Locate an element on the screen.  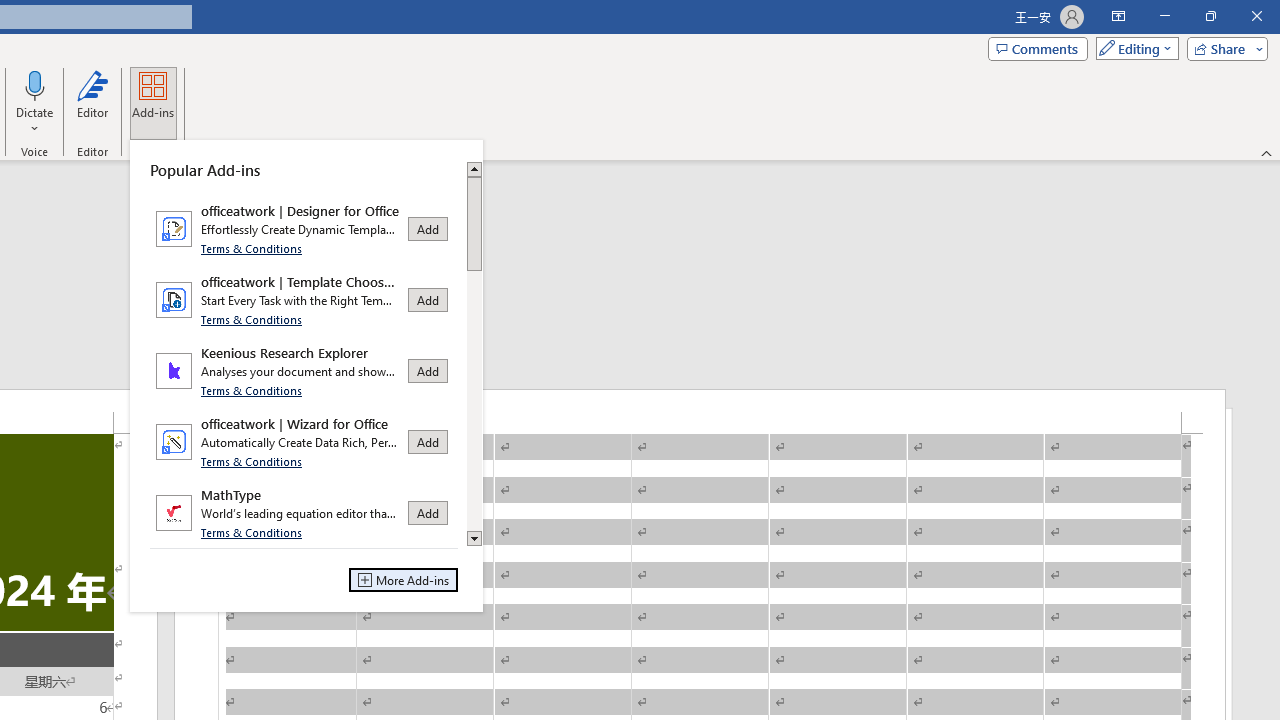
'Line up' is located at coordinates (473, 167).